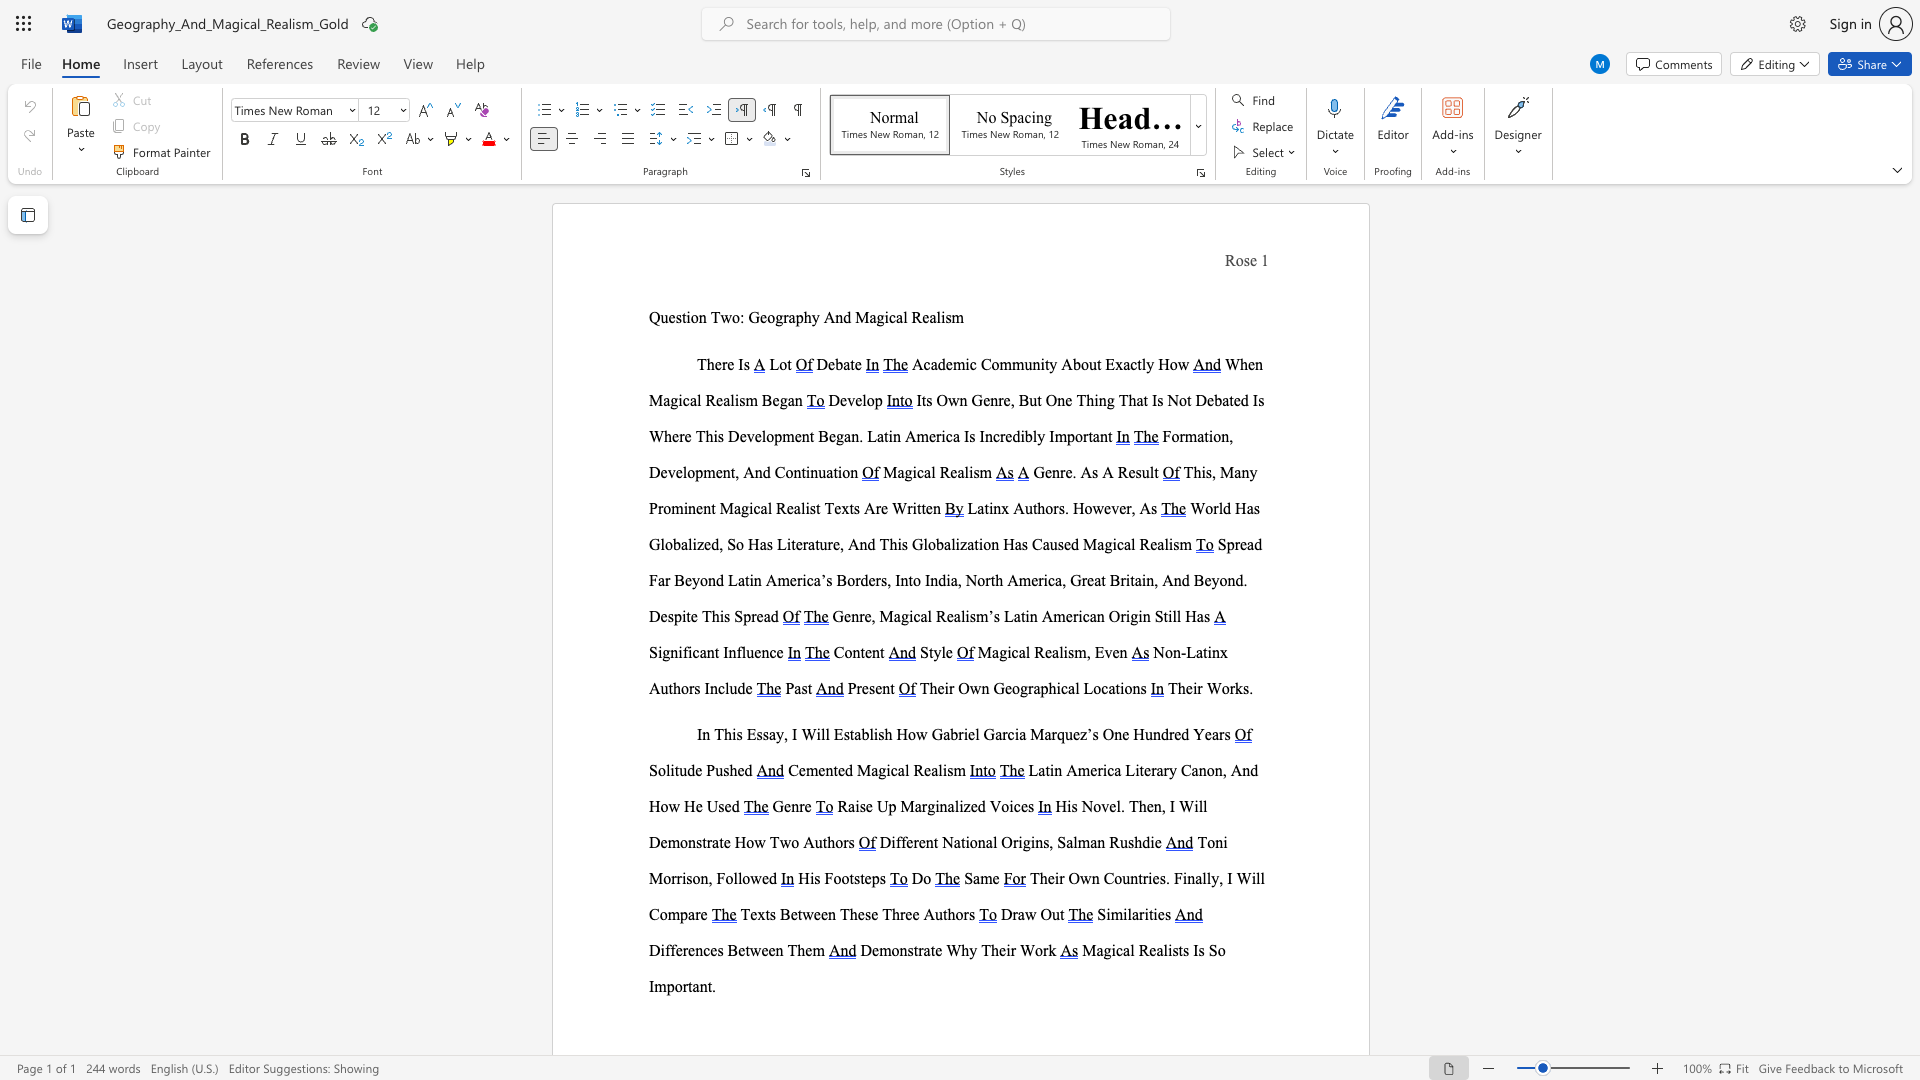 Image resolution: width=1920 pixels, height=1080 pixels. What do you see at coordinates (672, 687) in the screenshot?
I see `the subset text "hors Incl" within the text "Non-Latinx Authors Include"` at bounding box center [672, 687].